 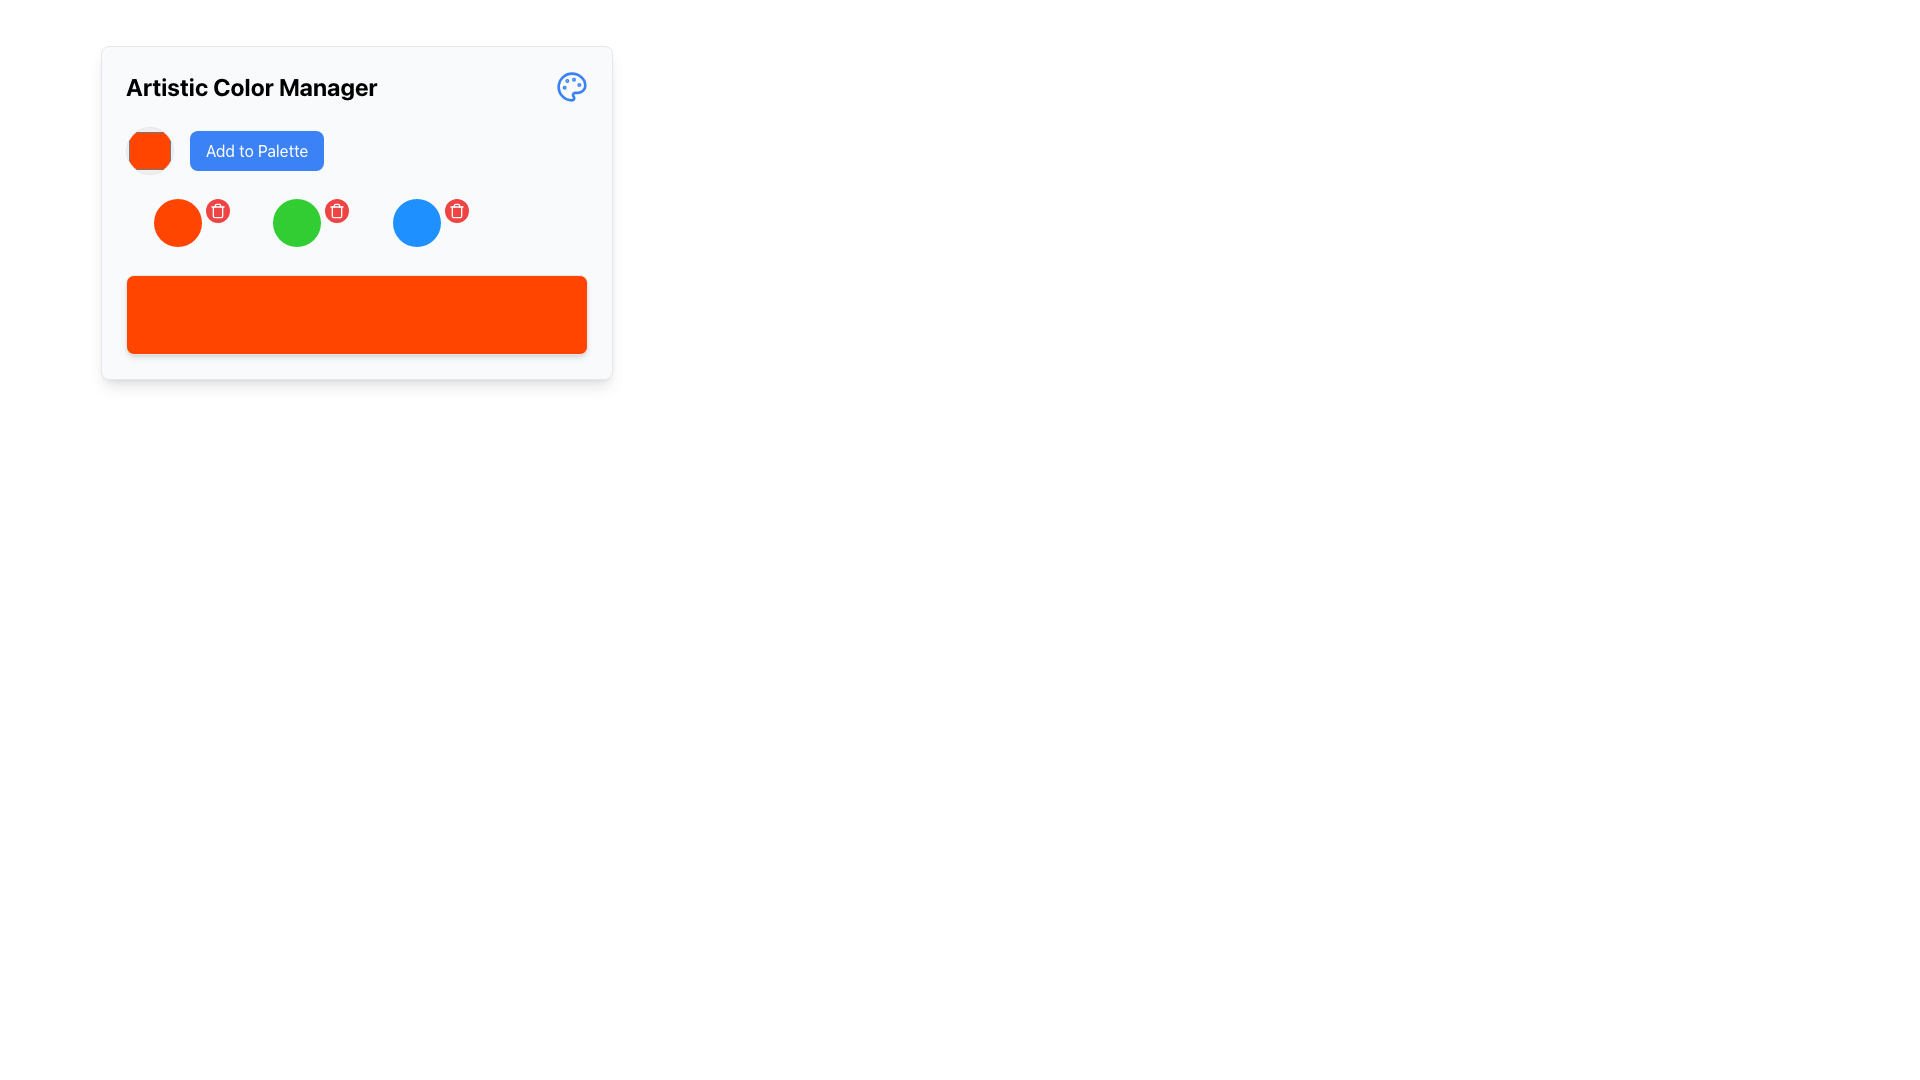 What do you see at coordinates (256, 149) in the screenshot?
I see `the rectangular blue button with rounded corners labeled 'Add to Palette'` at bounding box center [256, 149].